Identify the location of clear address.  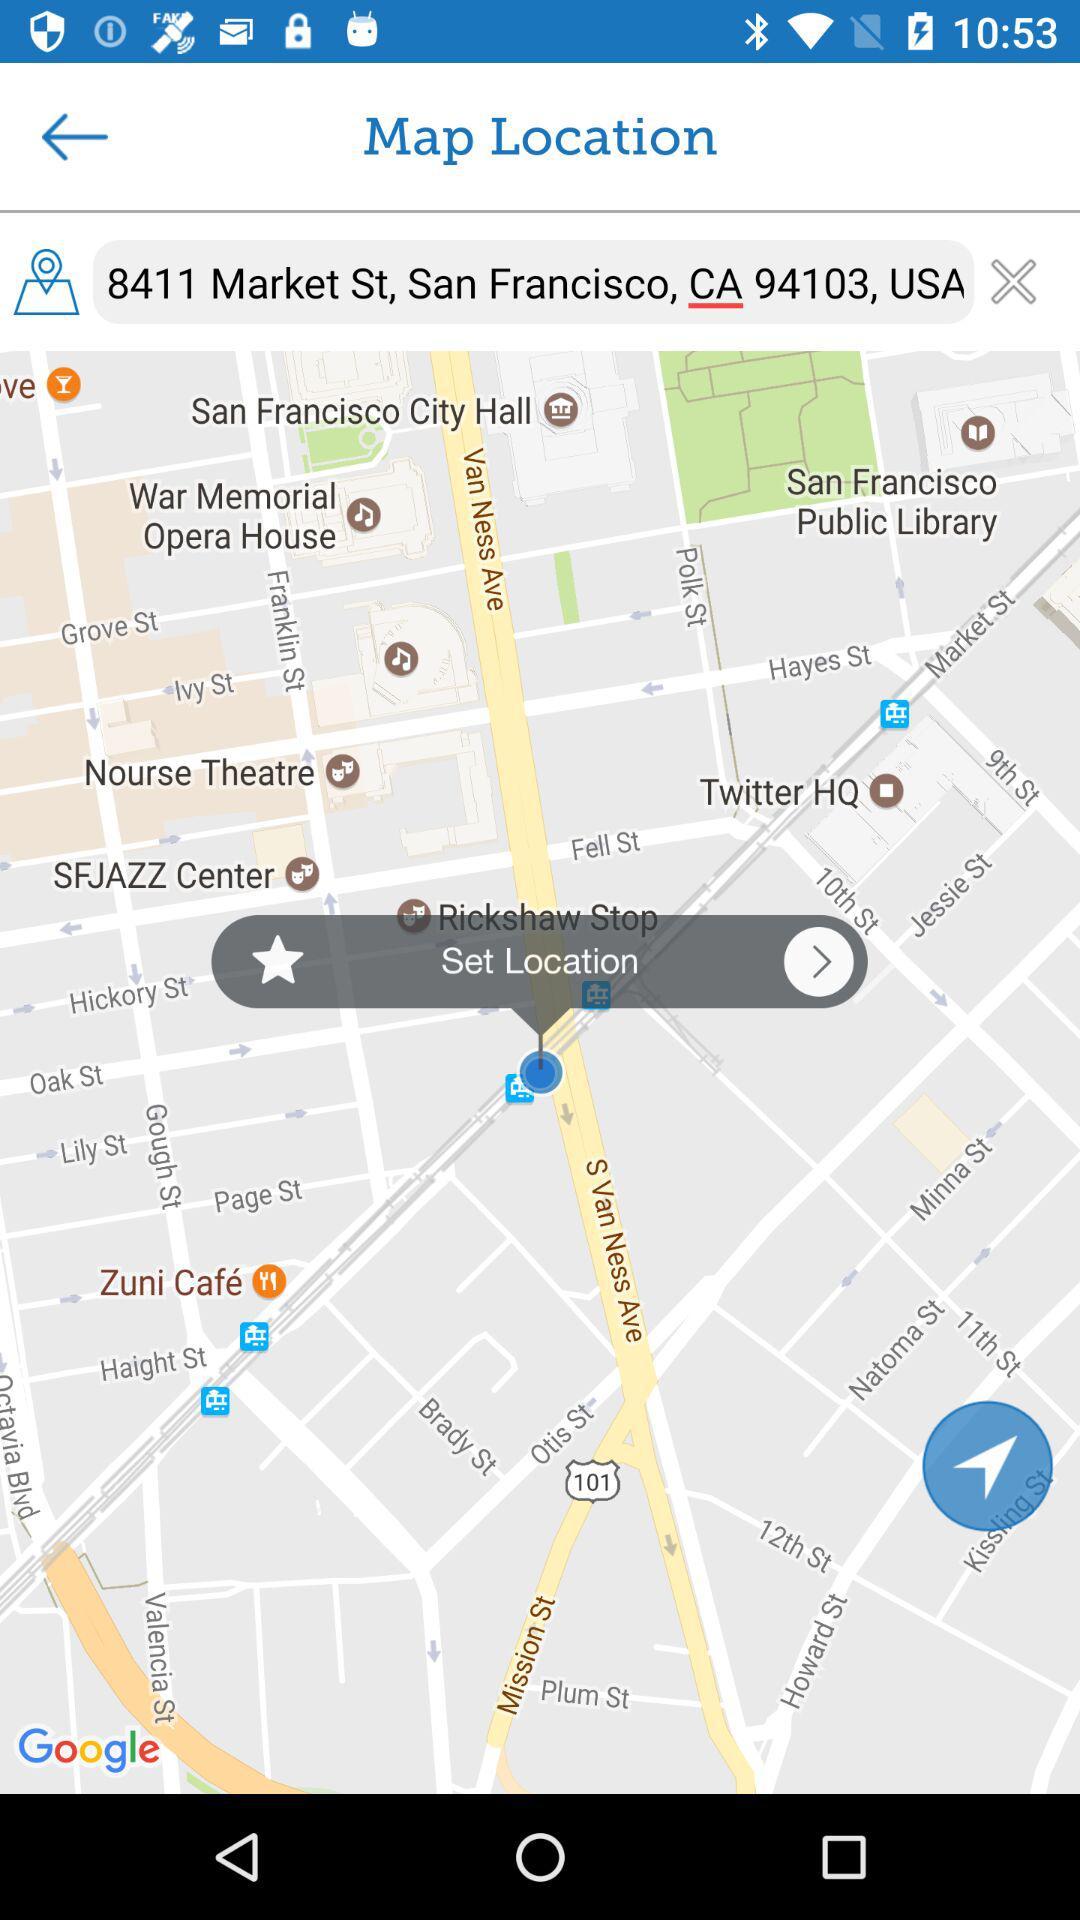
(1013, 280).